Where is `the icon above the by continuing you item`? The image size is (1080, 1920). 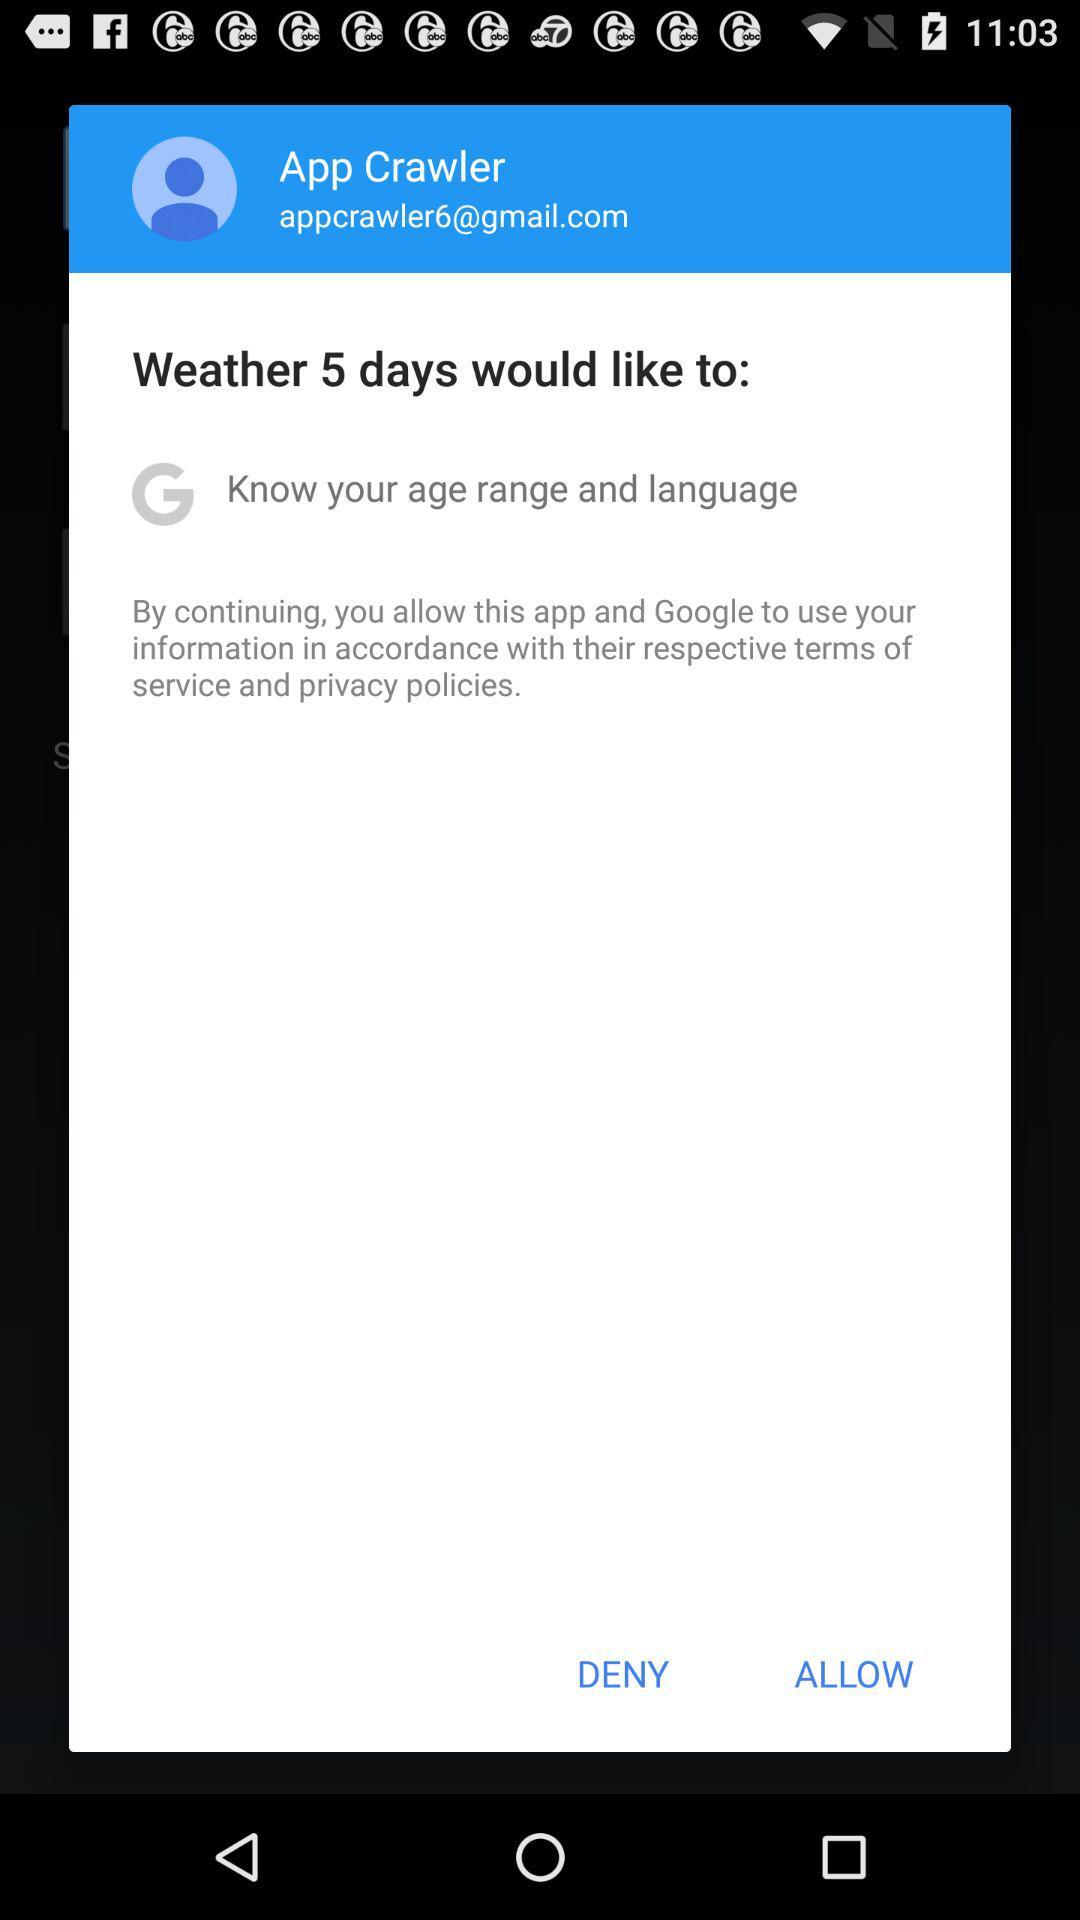
the icon above the by continuing you item is located at coordinates (511, 487).